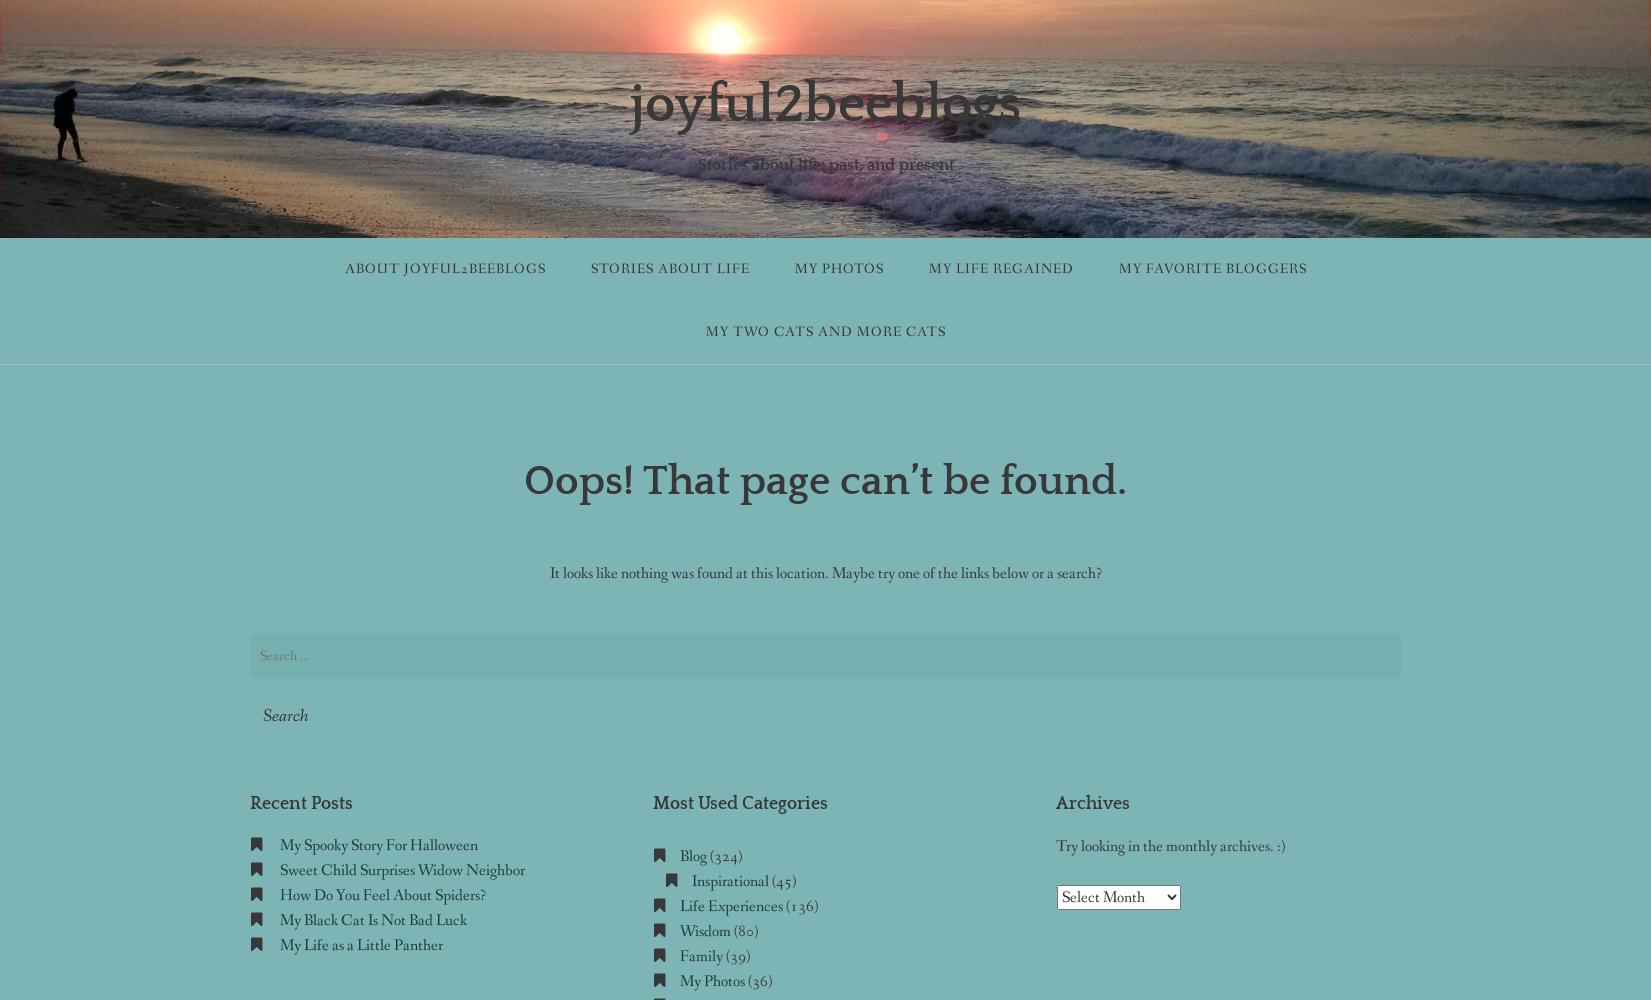 The height and width of the screenshot is (1000, 1651). What do you see at coordinates (279, 944) in the screenshot?
I see `'My Life as a Little Panther'` at bounding box center [279, 944].